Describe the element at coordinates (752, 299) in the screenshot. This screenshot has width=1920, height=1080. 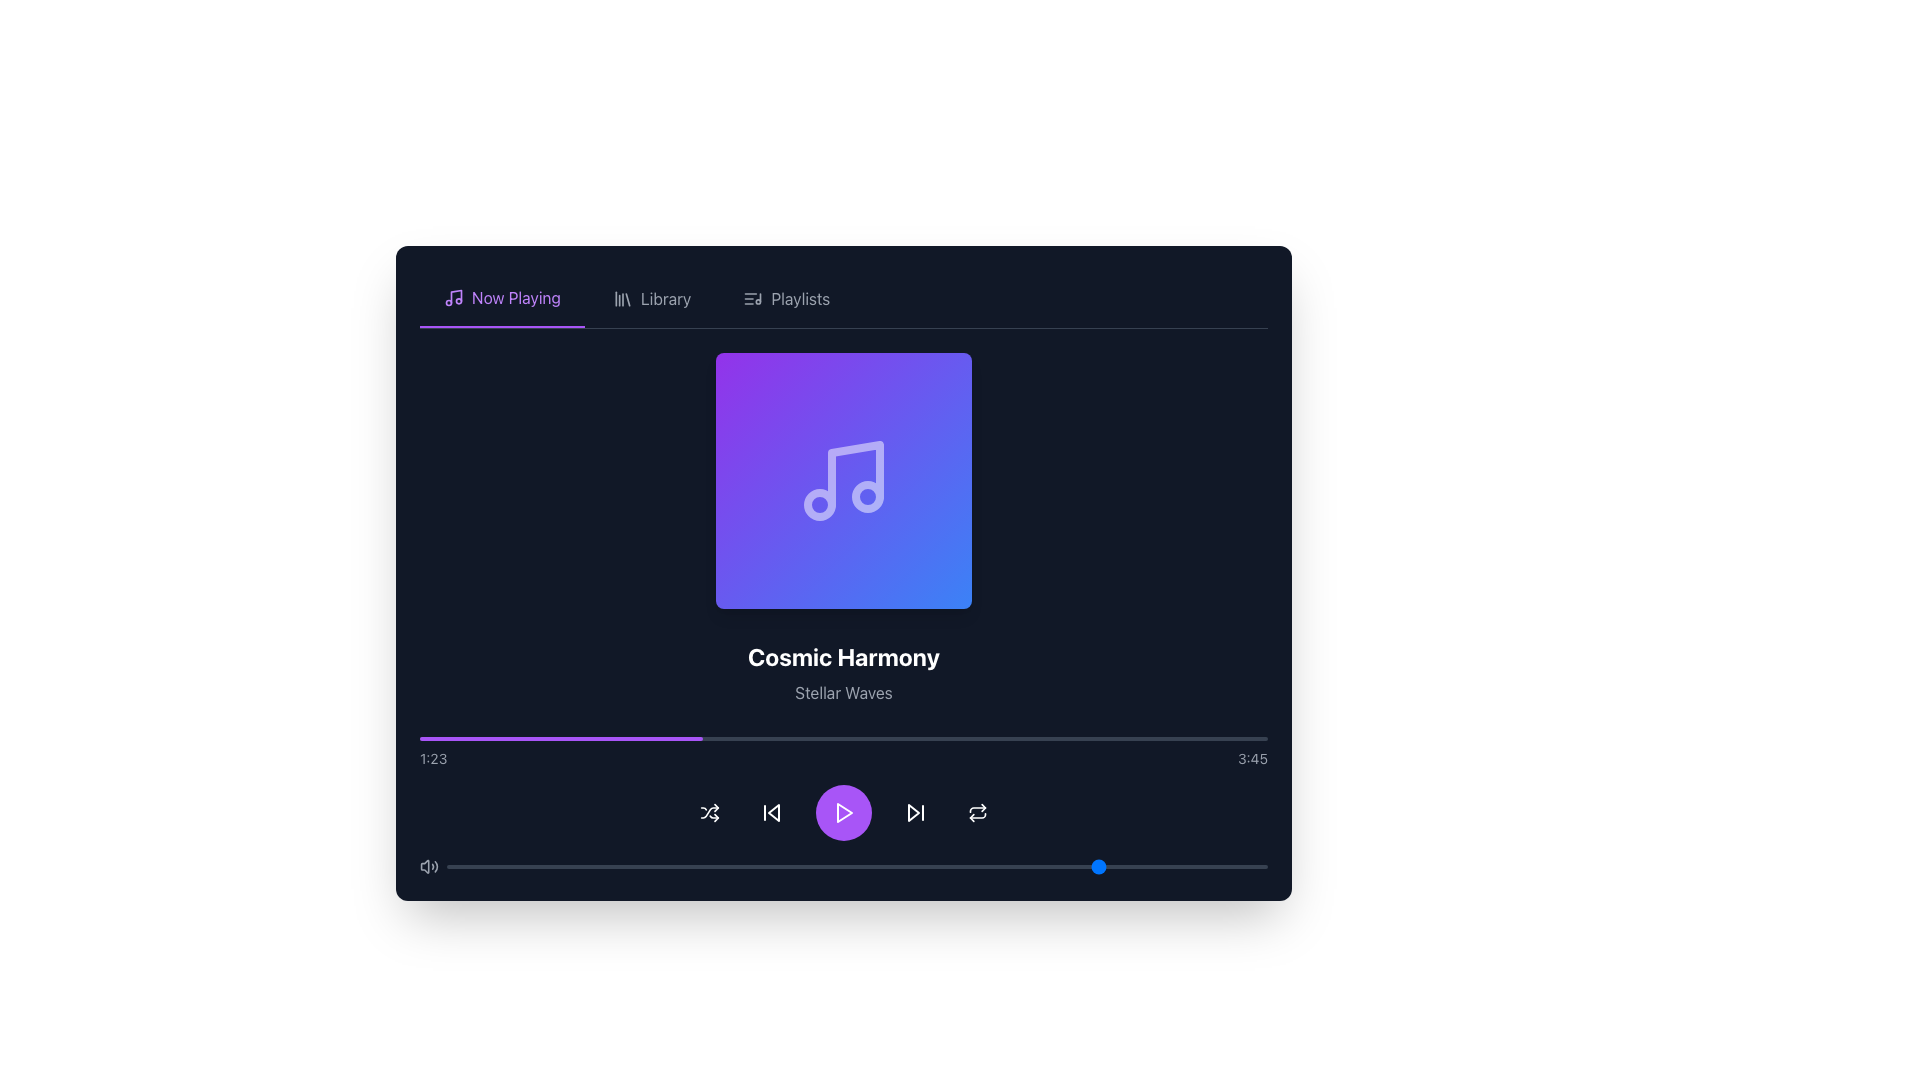
I see `the playlist icon, which is a thin outlined icon suggesting a playlist feature, located to the left of the 'Playlists' text in the horizontal navigation bar` at that location.